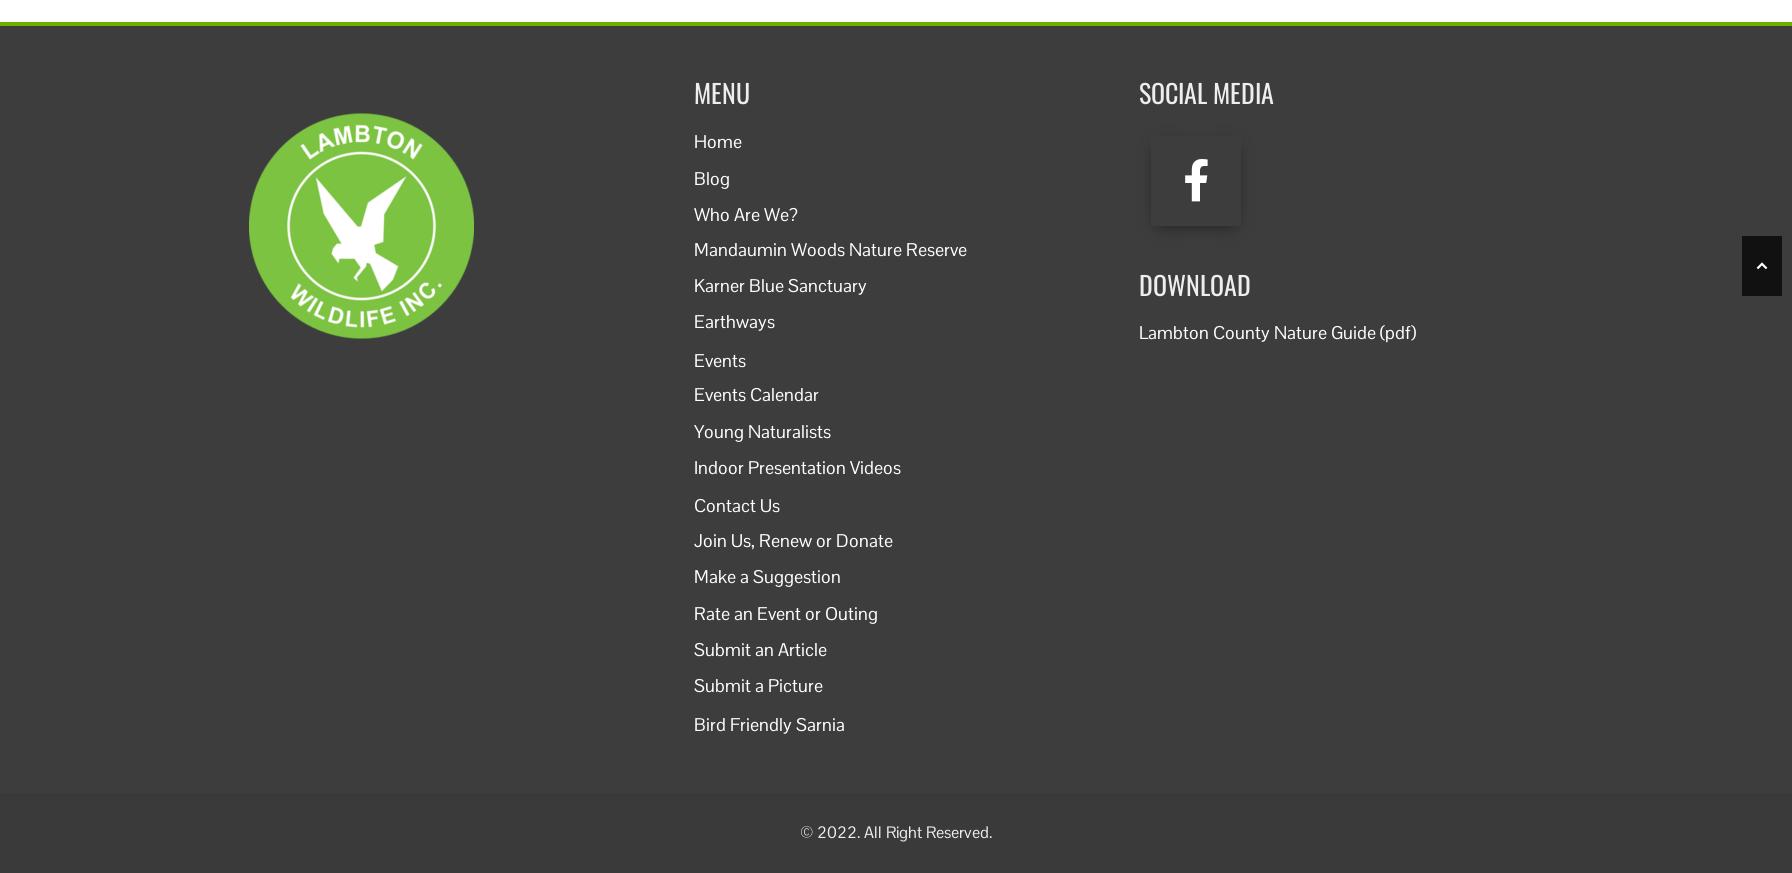 This screenshot has width=1792, height=873. I want to click on 'Earthways', so click(734, 321).